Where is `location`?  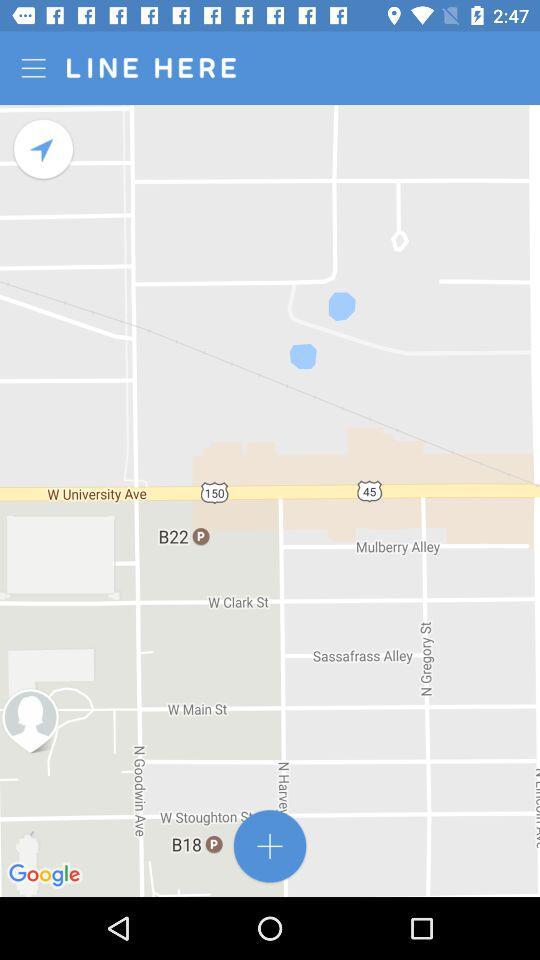
location is located at coordinates (270, 846).